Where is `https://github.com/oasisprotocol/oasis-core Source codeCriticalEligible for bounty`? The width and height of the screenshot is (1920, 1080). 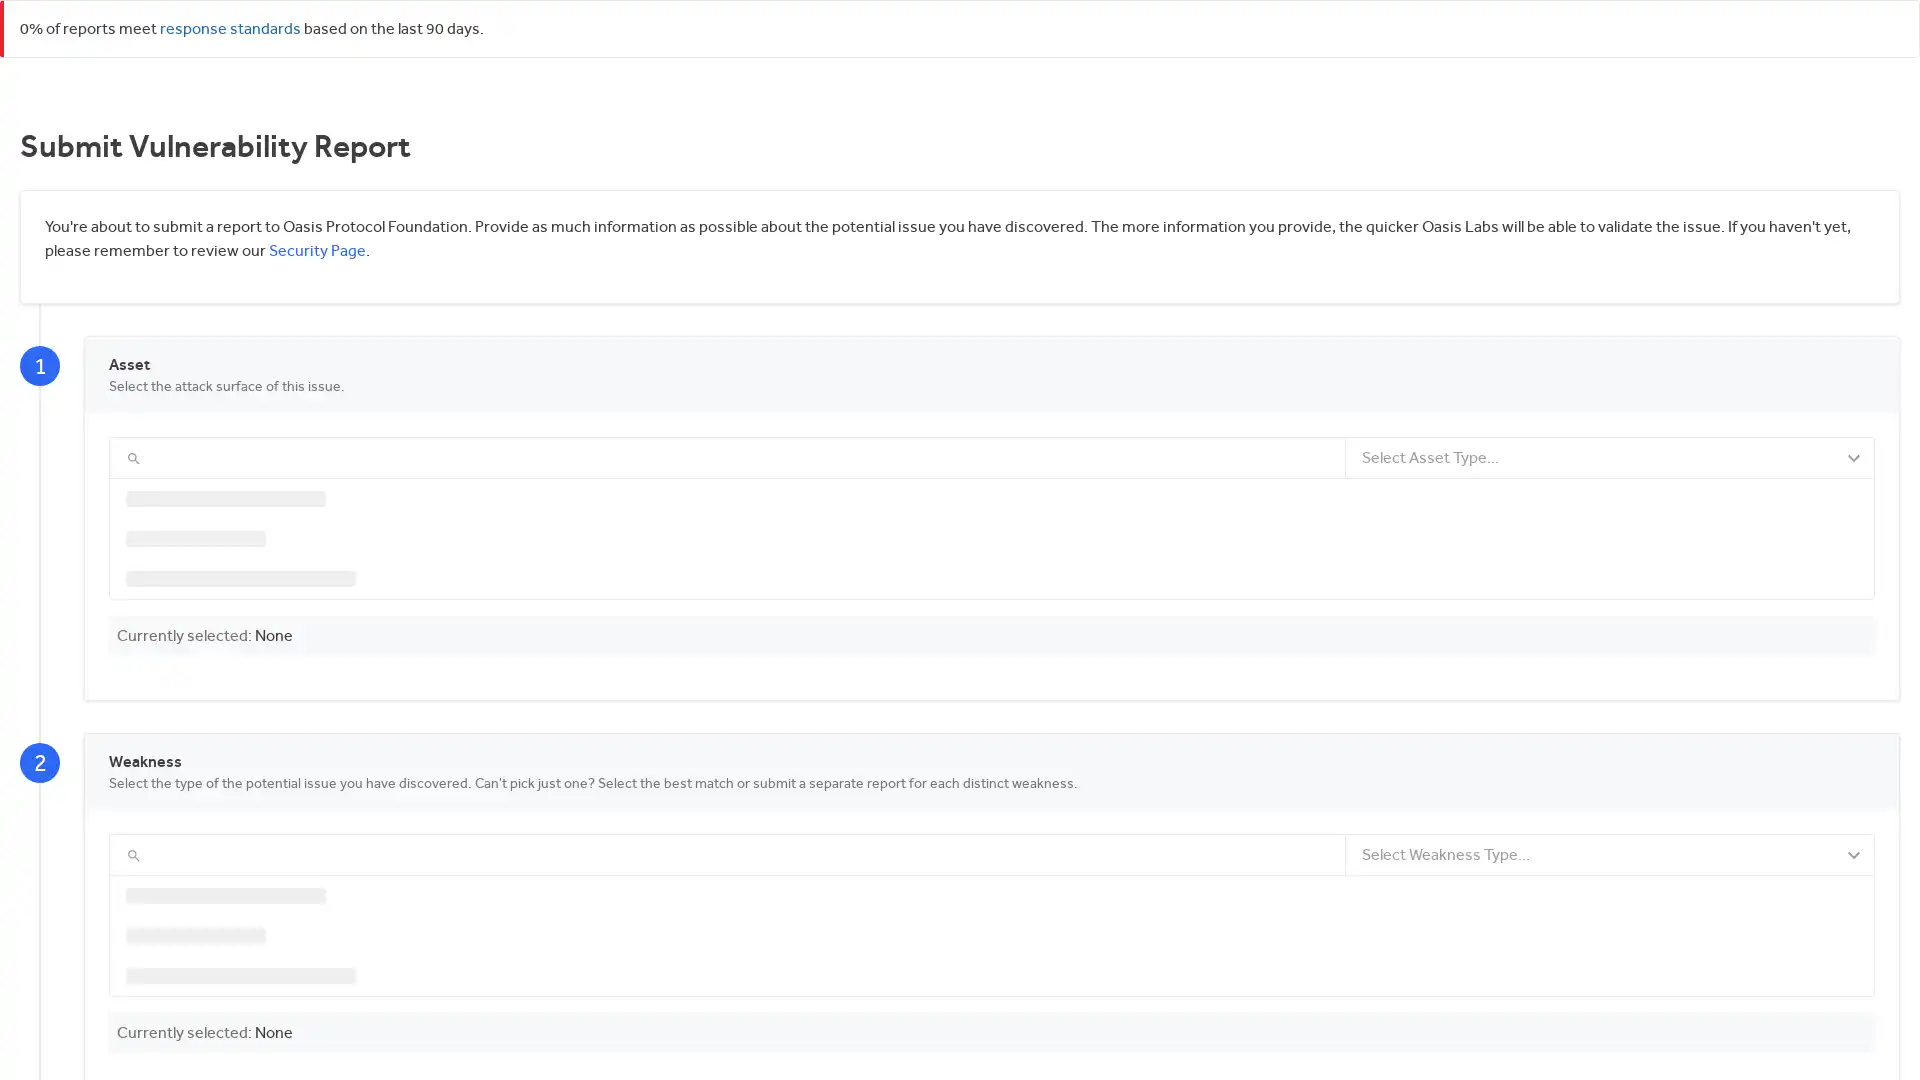
https://github.com/oasisprotocol/oasis-core Source codeCriticalEligible for bounty is located at coordinates (992, 505).